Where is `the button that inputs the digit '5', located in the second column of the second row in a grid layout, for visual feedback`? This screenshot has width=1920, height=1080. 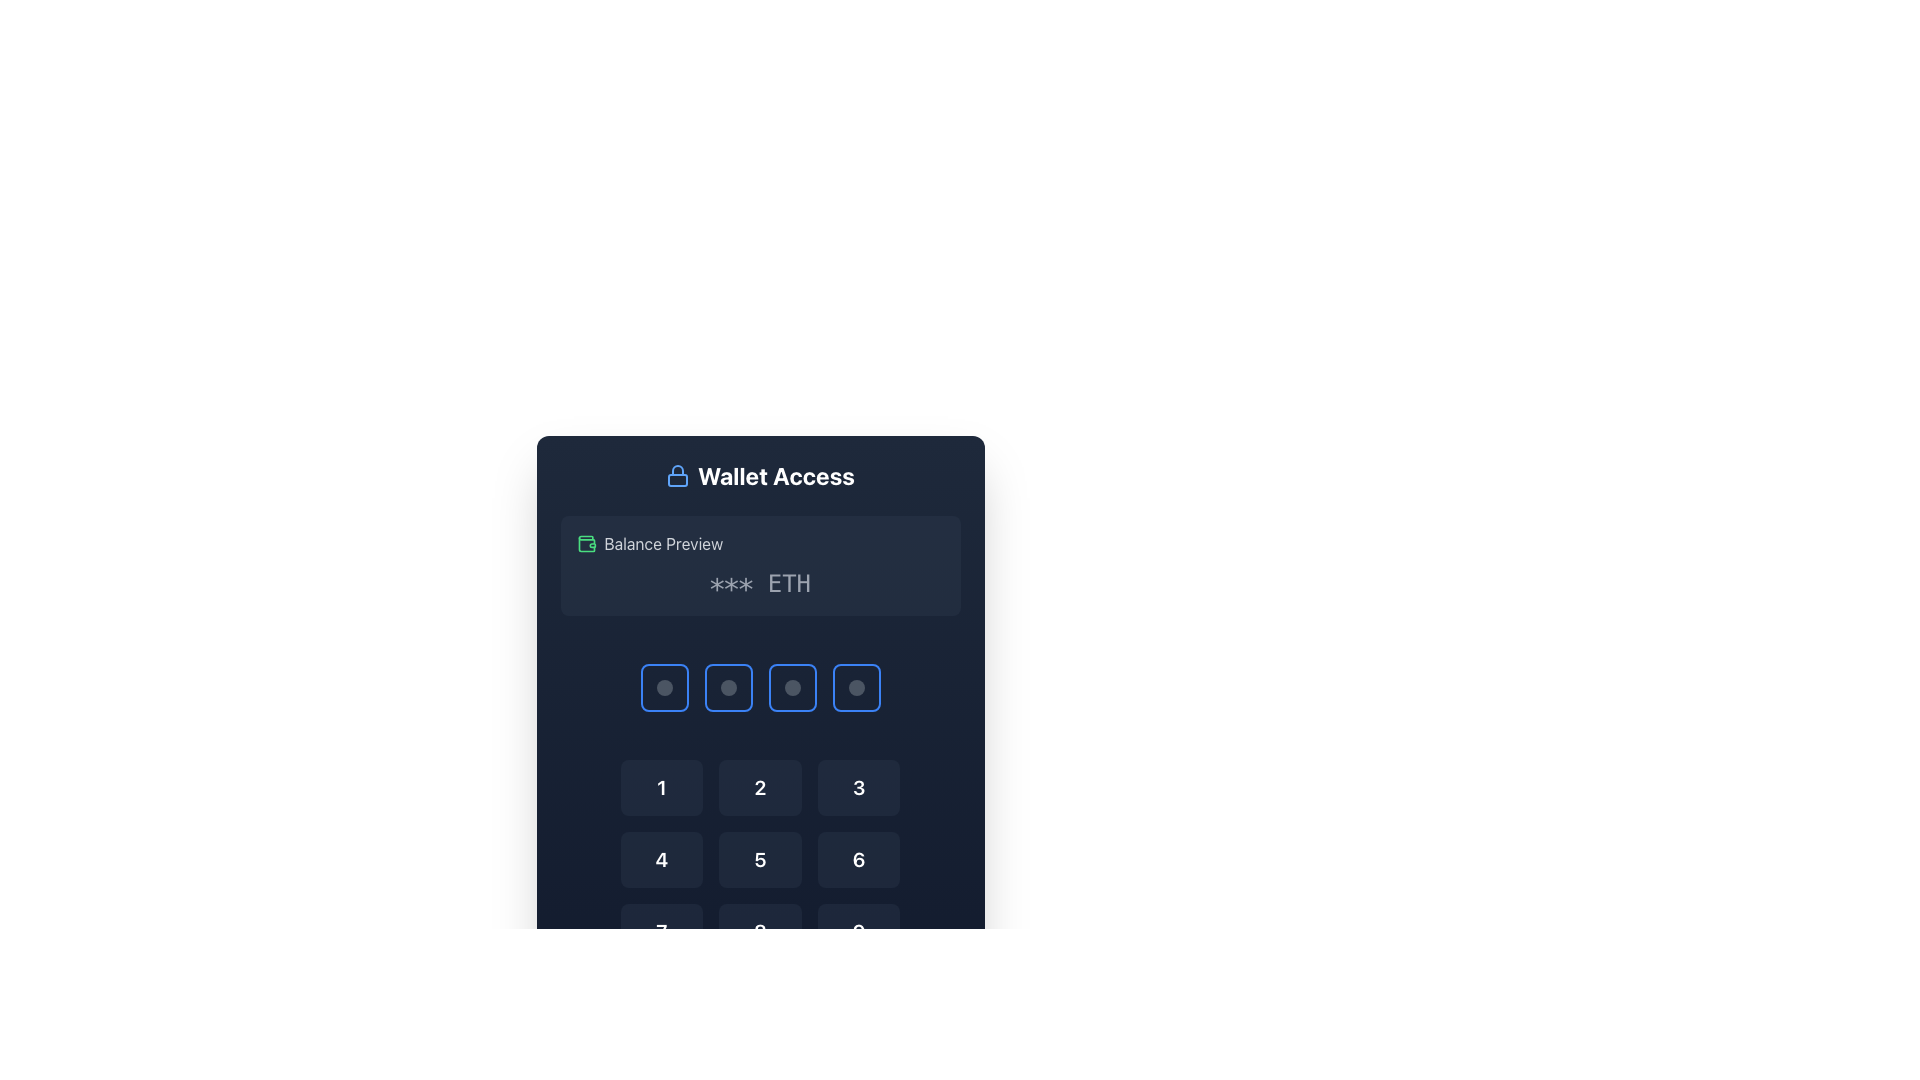 the button that inputs the digit '5', located in the second column of the second row in a grid layout, for visual feedback is located at coordinates (759, 859).